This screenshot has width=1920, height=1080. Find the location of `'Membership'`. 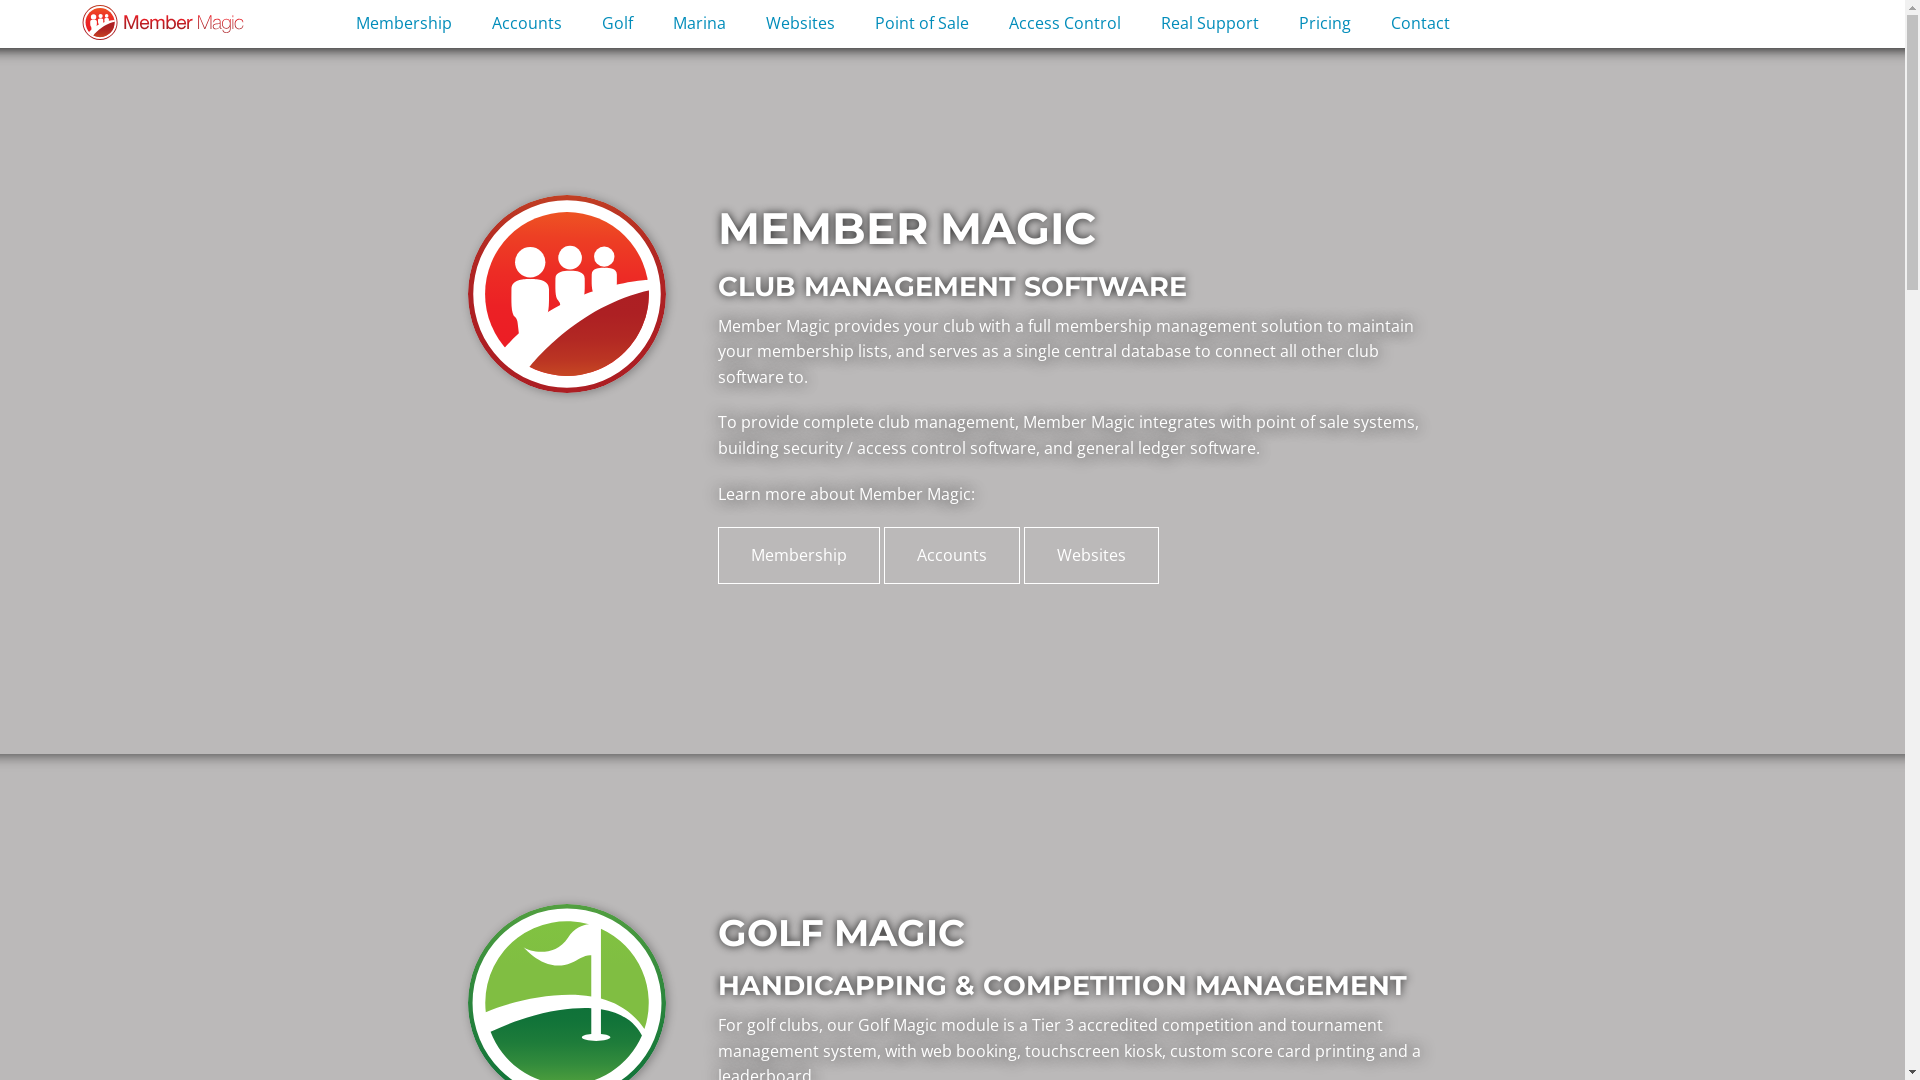

'Membership' is located at coordinates (402, 24).